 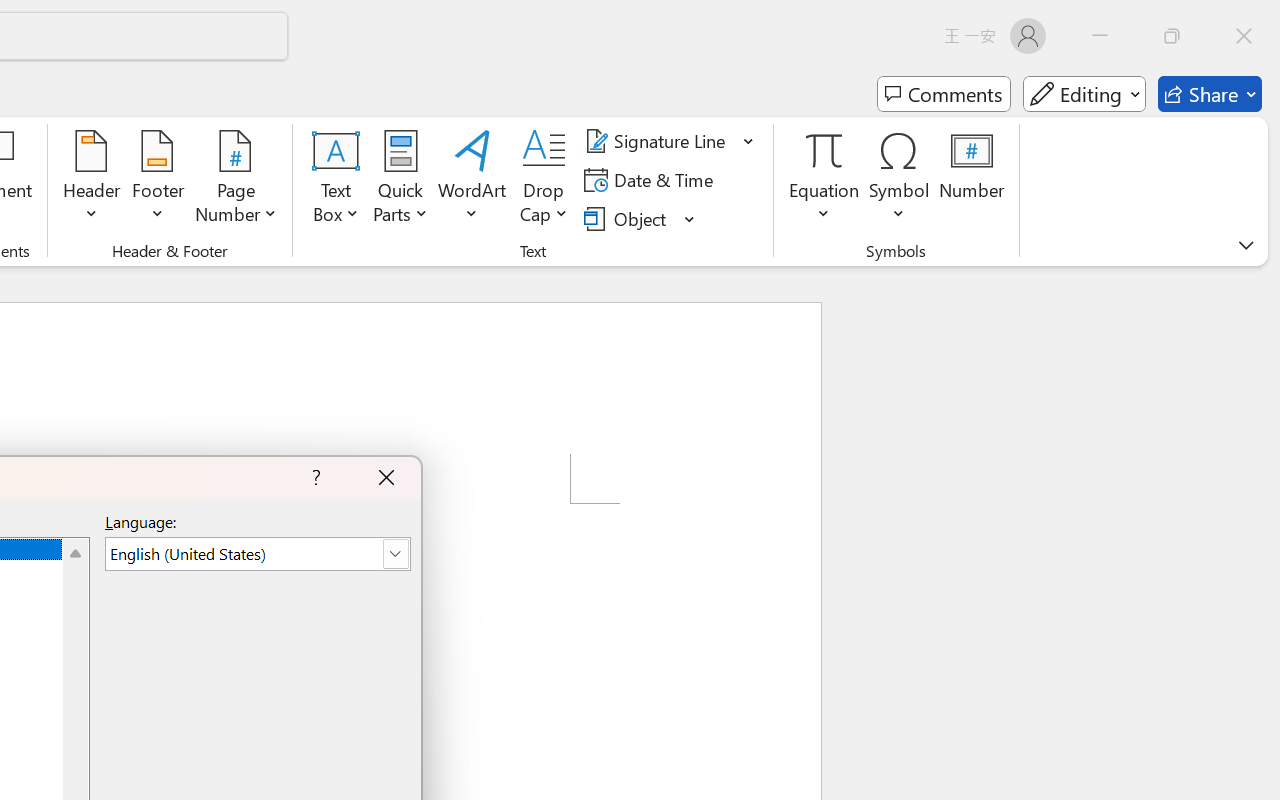 What do you see at coordinates (1083, 94) in the screenshot?
I see `'Mode'` at bounding box center [1083, 94].